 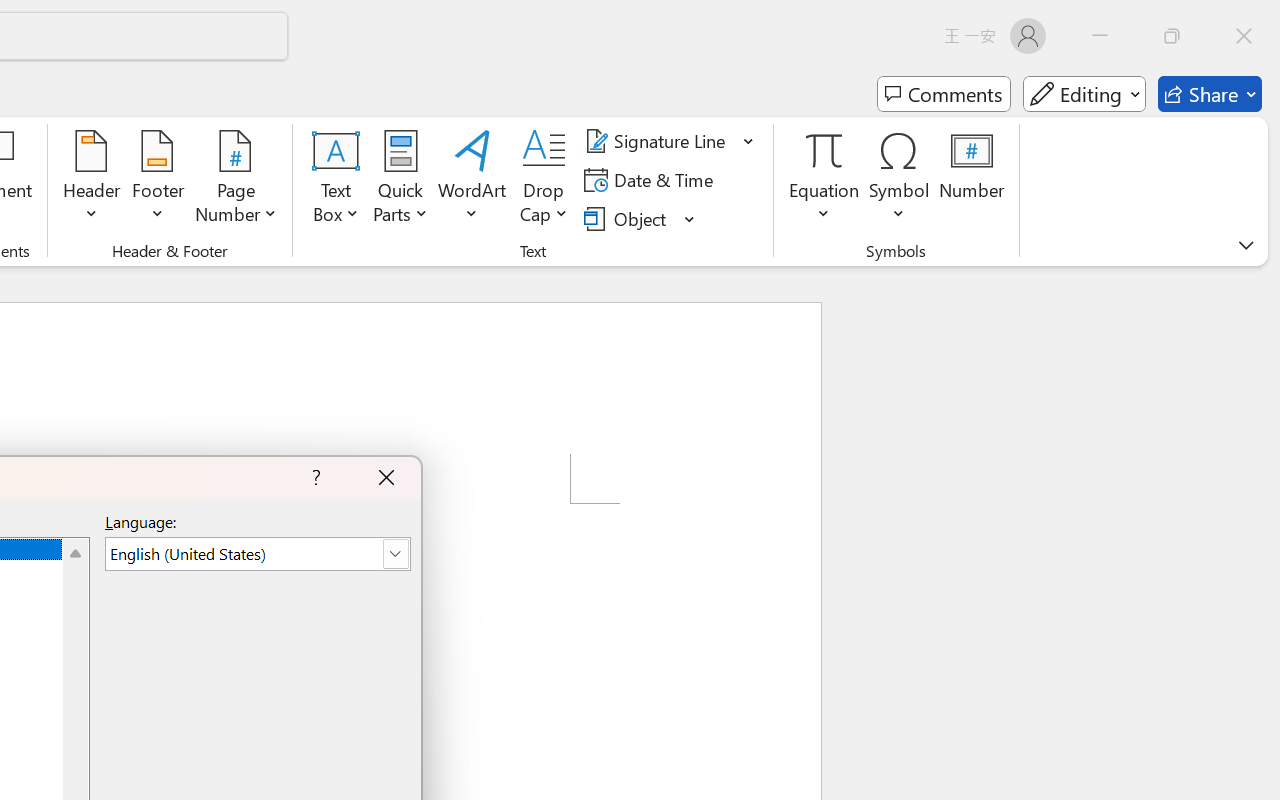 What do you see at coordinates (1083, 94) in the screenshot?
I see `'Mode'` at bounding box center [1083, 94].